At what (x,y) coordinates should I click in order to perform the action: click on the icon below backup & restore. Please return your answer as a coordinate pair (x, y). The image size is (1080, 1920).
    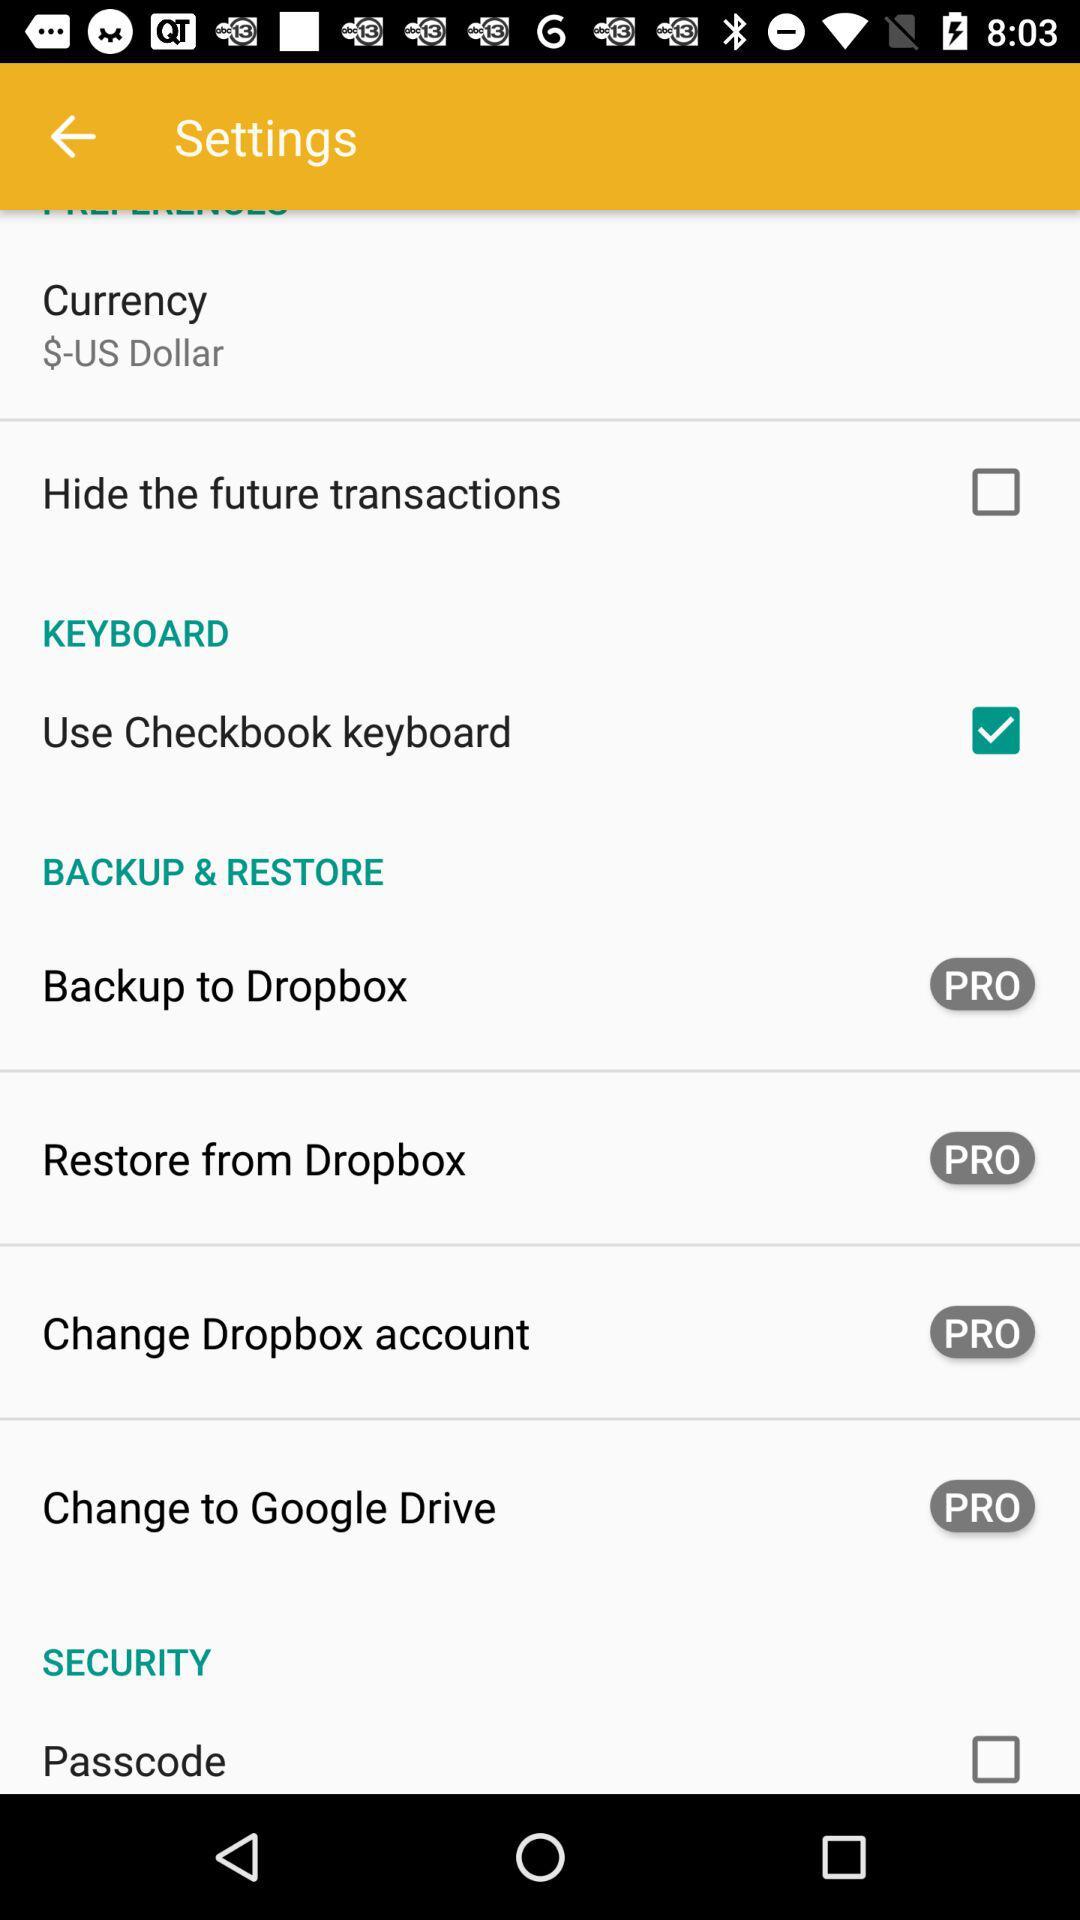
    Looking at the image, I should click on (224, 983).